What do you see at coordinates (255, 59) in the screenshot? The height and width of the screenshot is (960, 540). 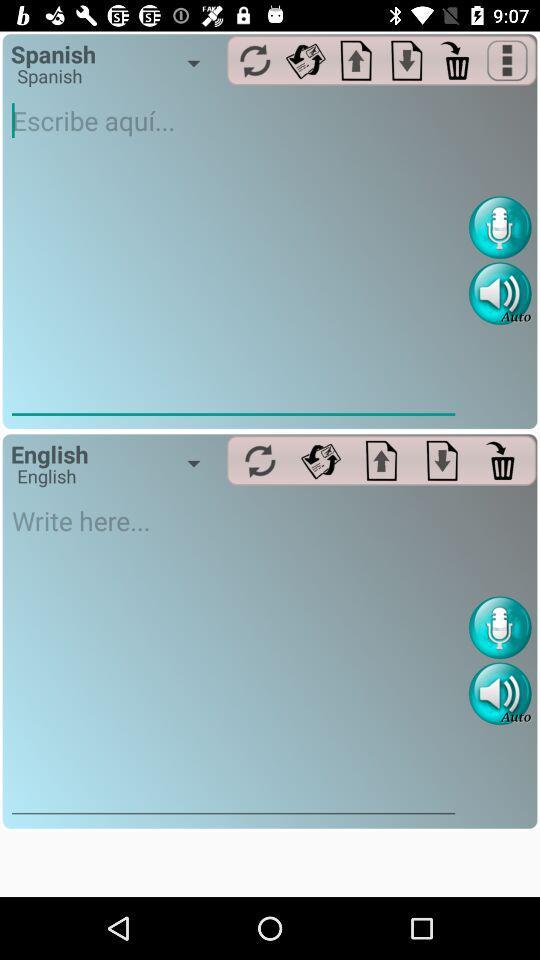 I see `refresh the page` at bounding box center [255, 59].